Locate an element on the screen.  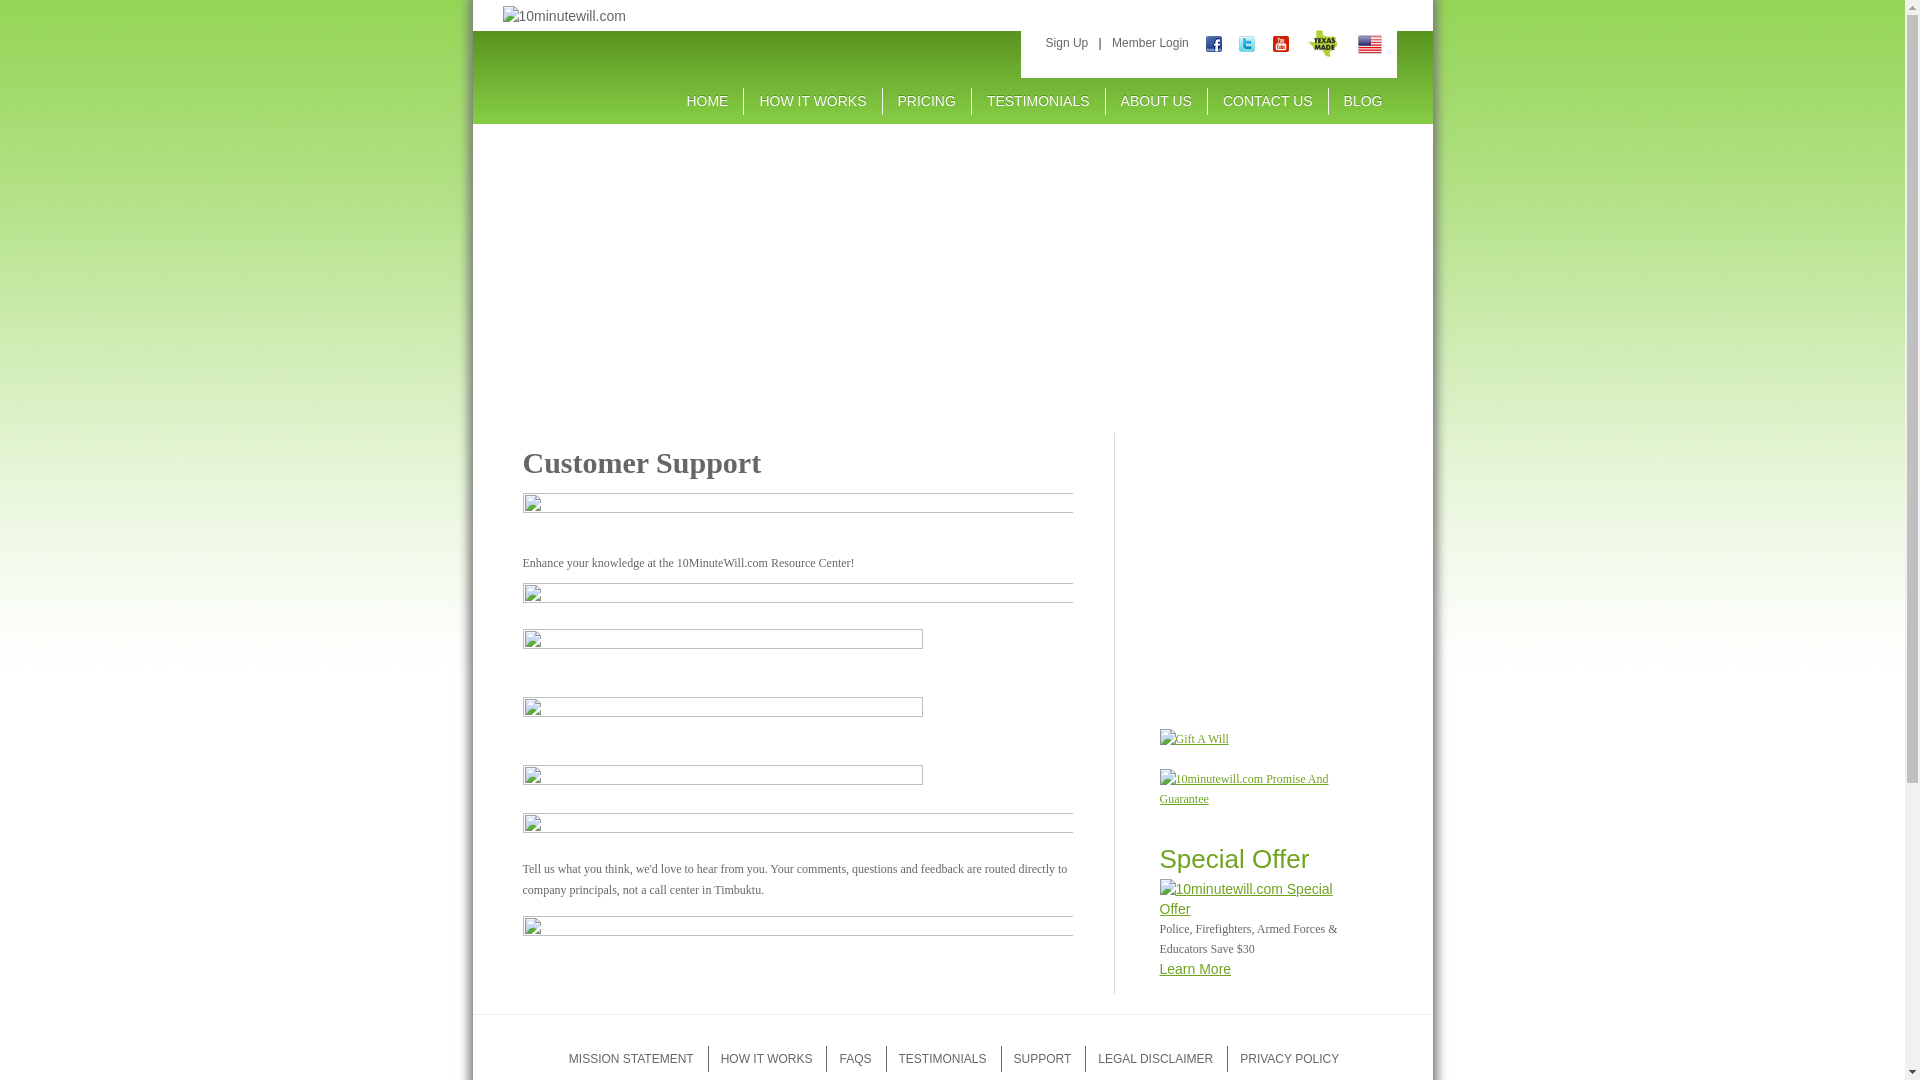
'Member Login' is located at coordinates (1150, 42).